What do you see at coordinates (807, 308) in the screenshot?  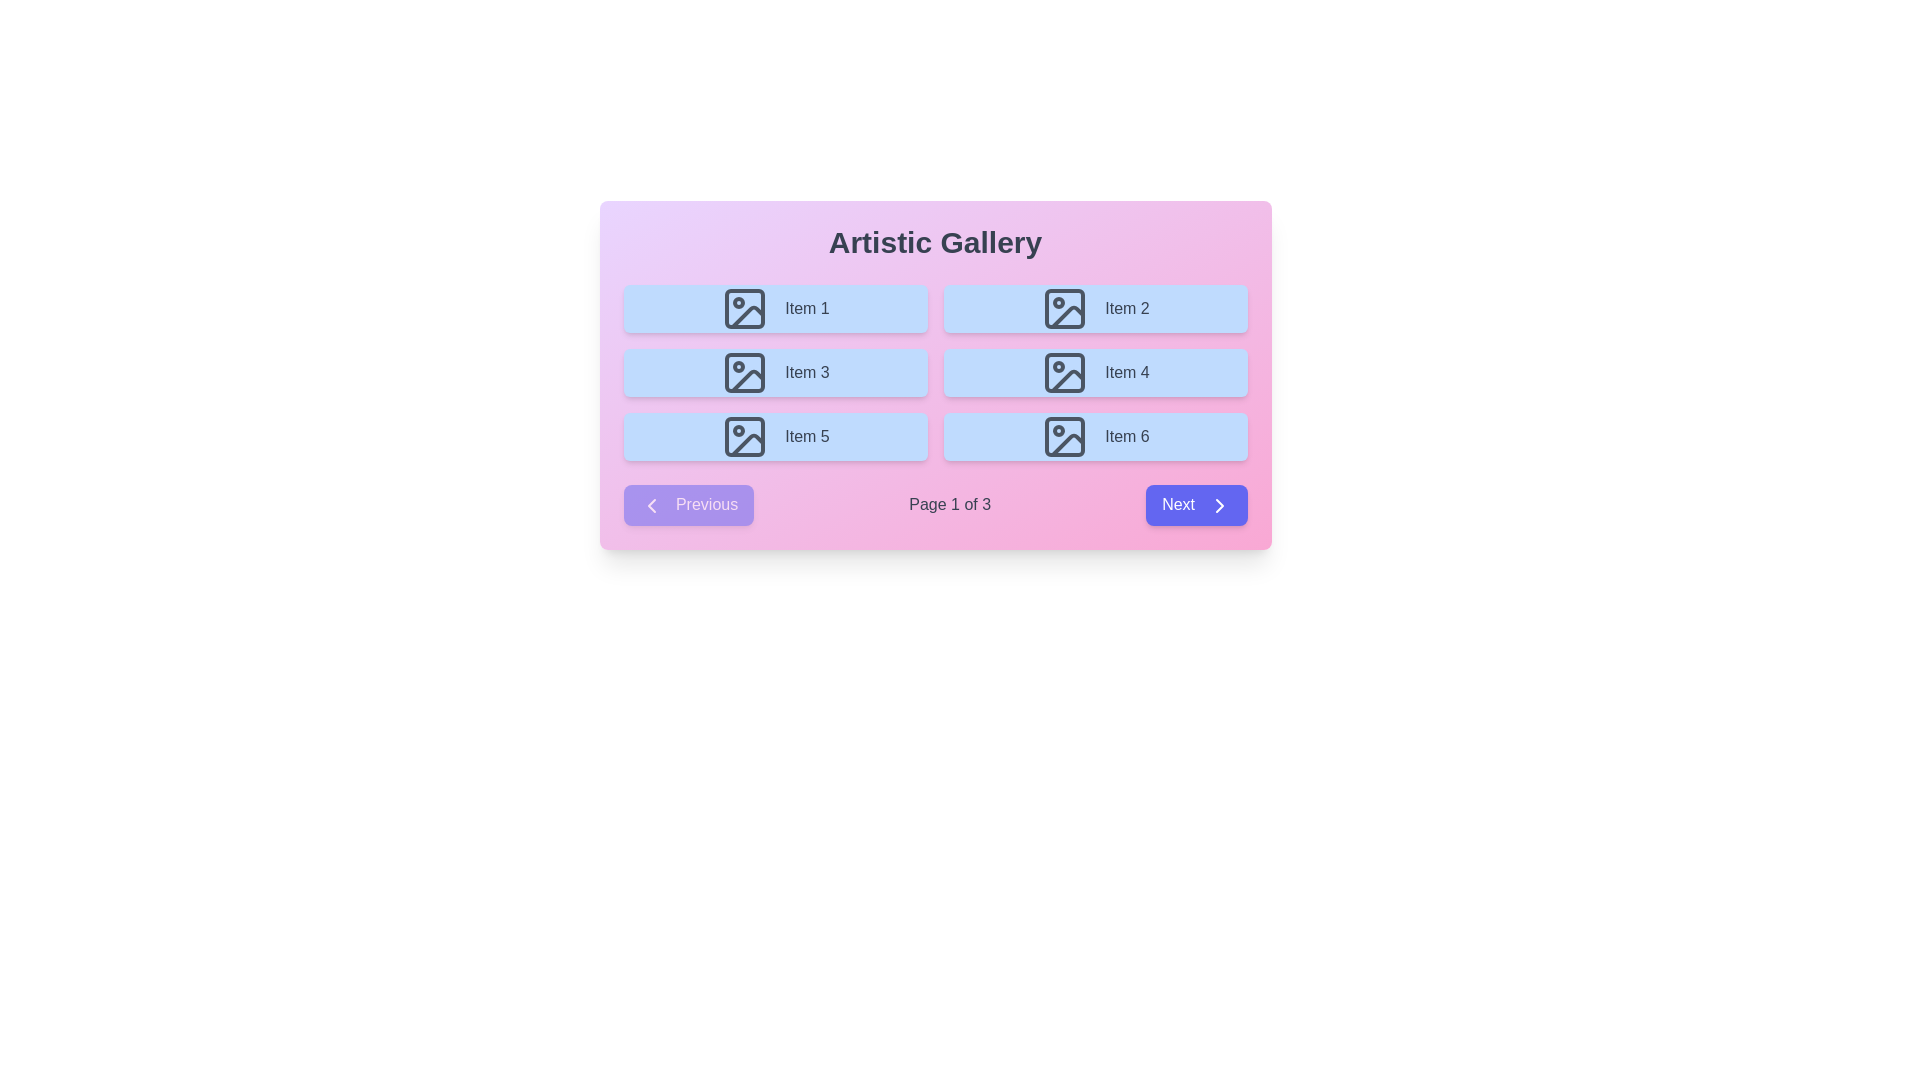 I see `the text label describing the first item in the visual grid, located inside a blue rectangular box to the right of an image icon` at bounding box center [807, 308].